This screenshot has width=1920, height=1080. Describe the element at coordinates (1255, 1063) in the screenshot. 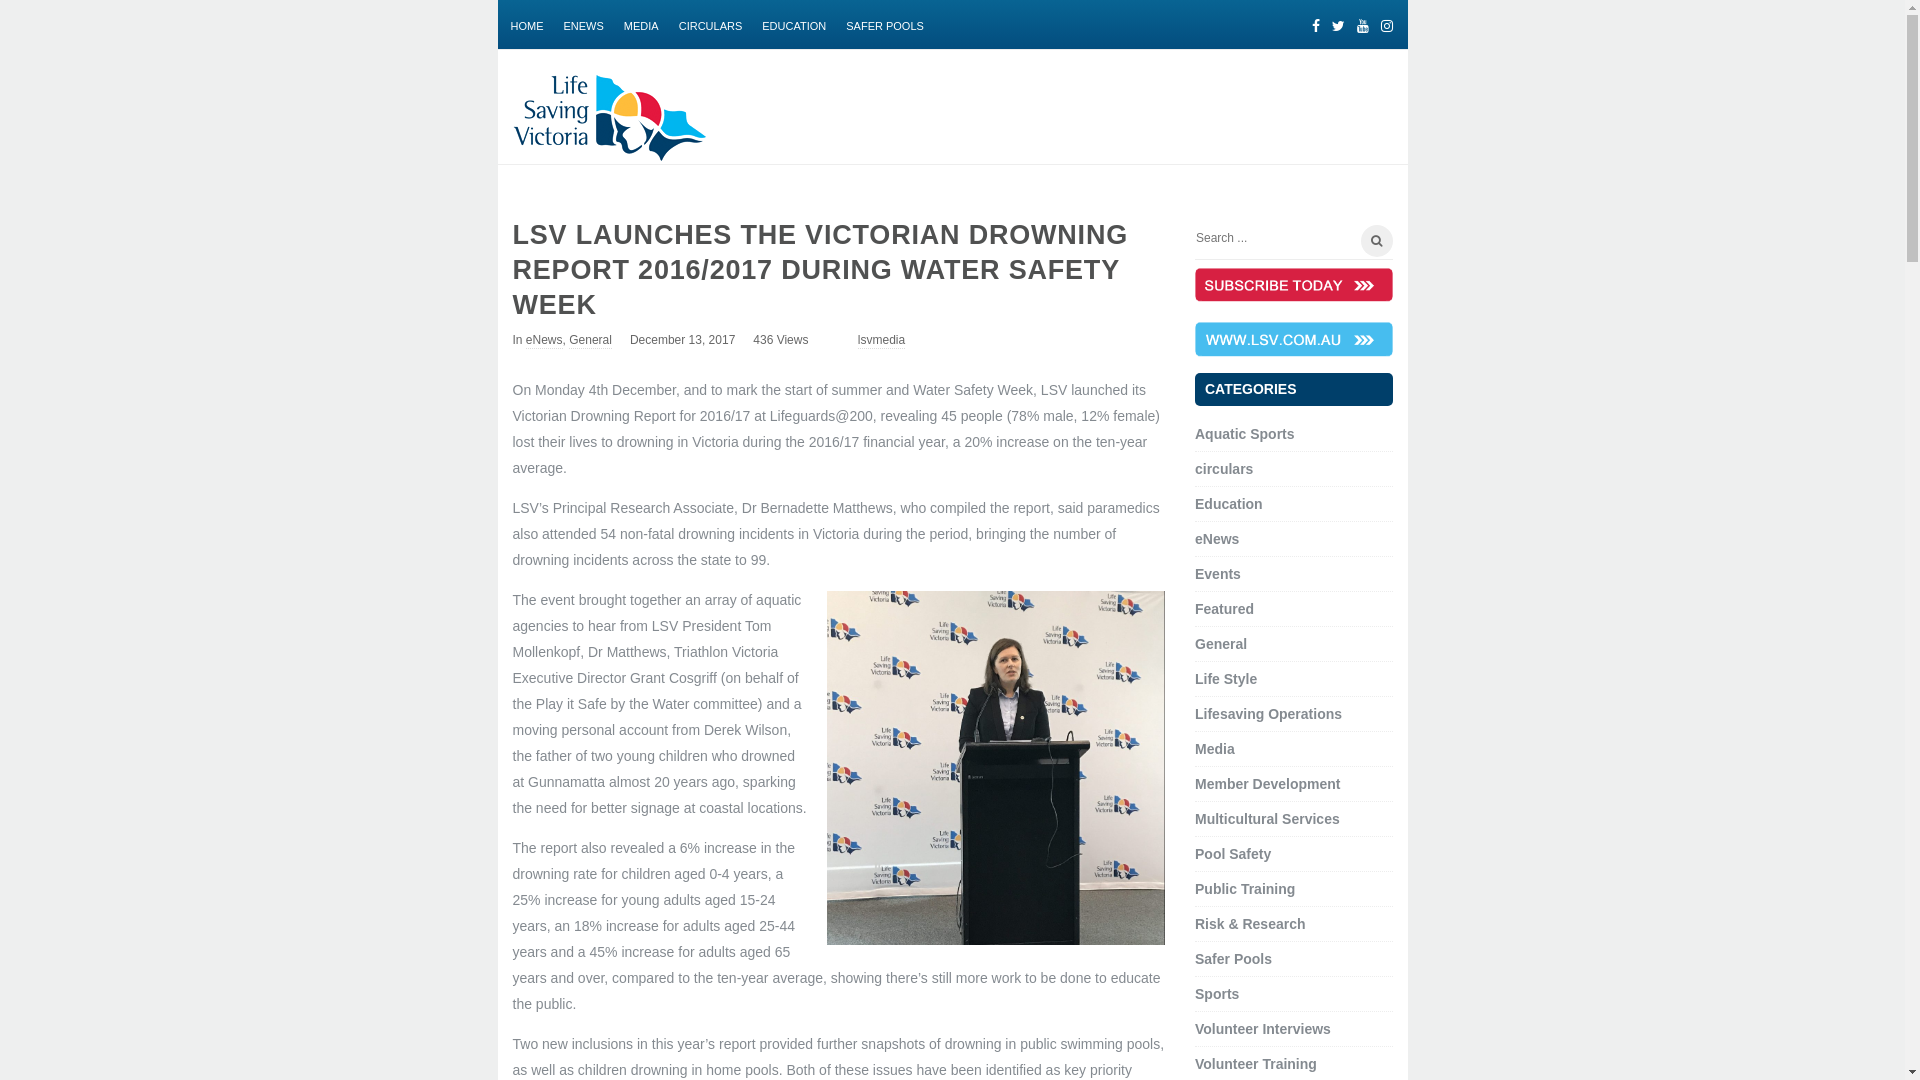

I see `'Volunteer Training'` at that location.